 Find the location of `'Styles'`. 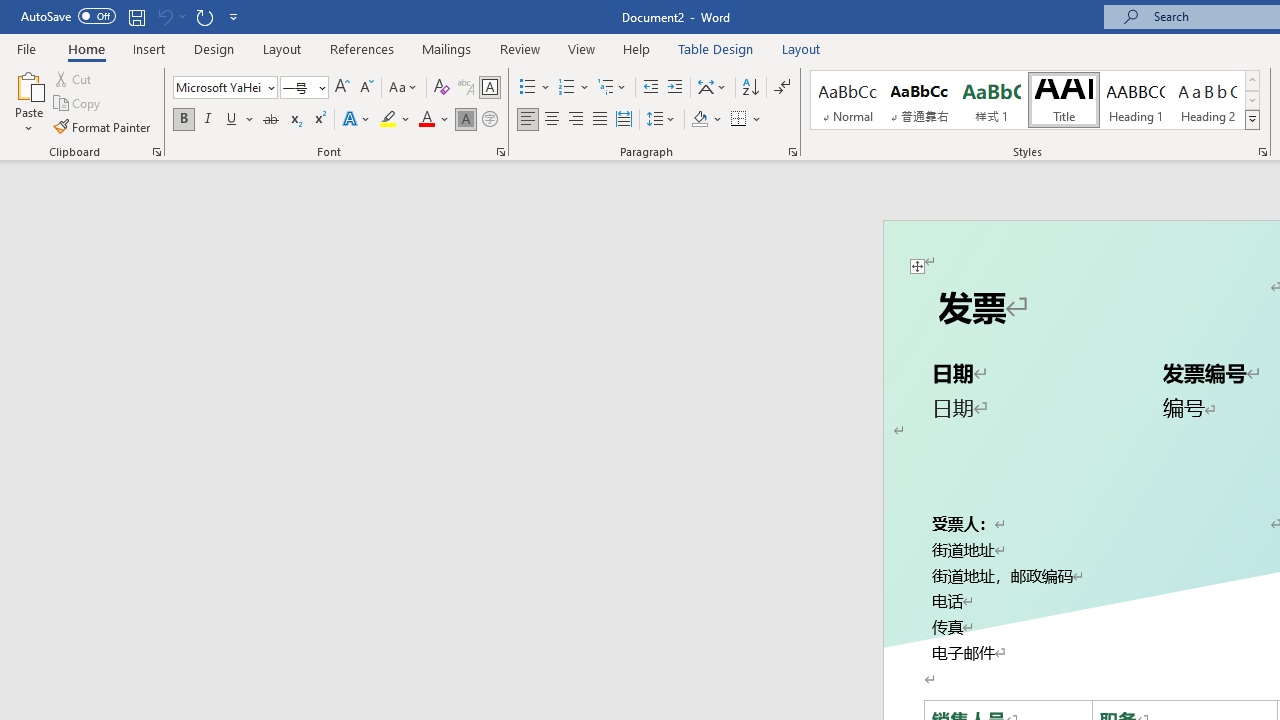

'Styles' is located at coordinates (1251, 120).